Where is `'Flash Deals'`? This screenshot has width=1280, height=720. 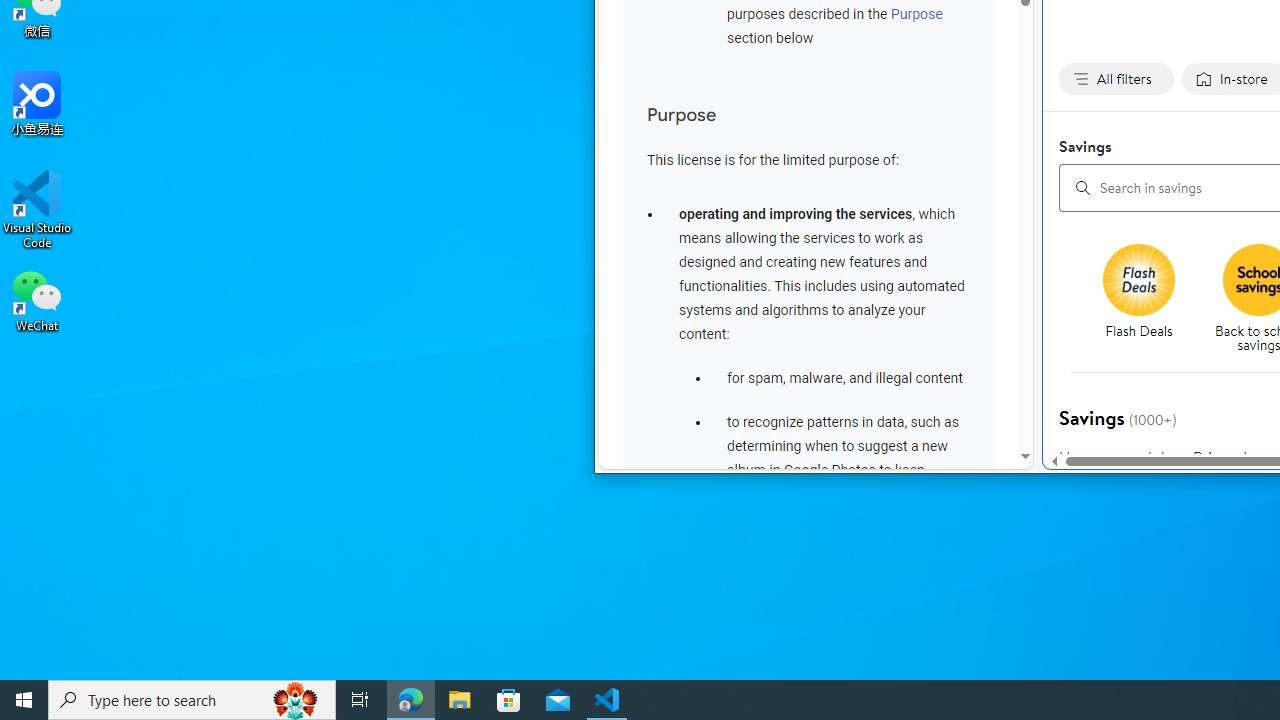
'Flash Deals' is located at coordinates (1146, 300).